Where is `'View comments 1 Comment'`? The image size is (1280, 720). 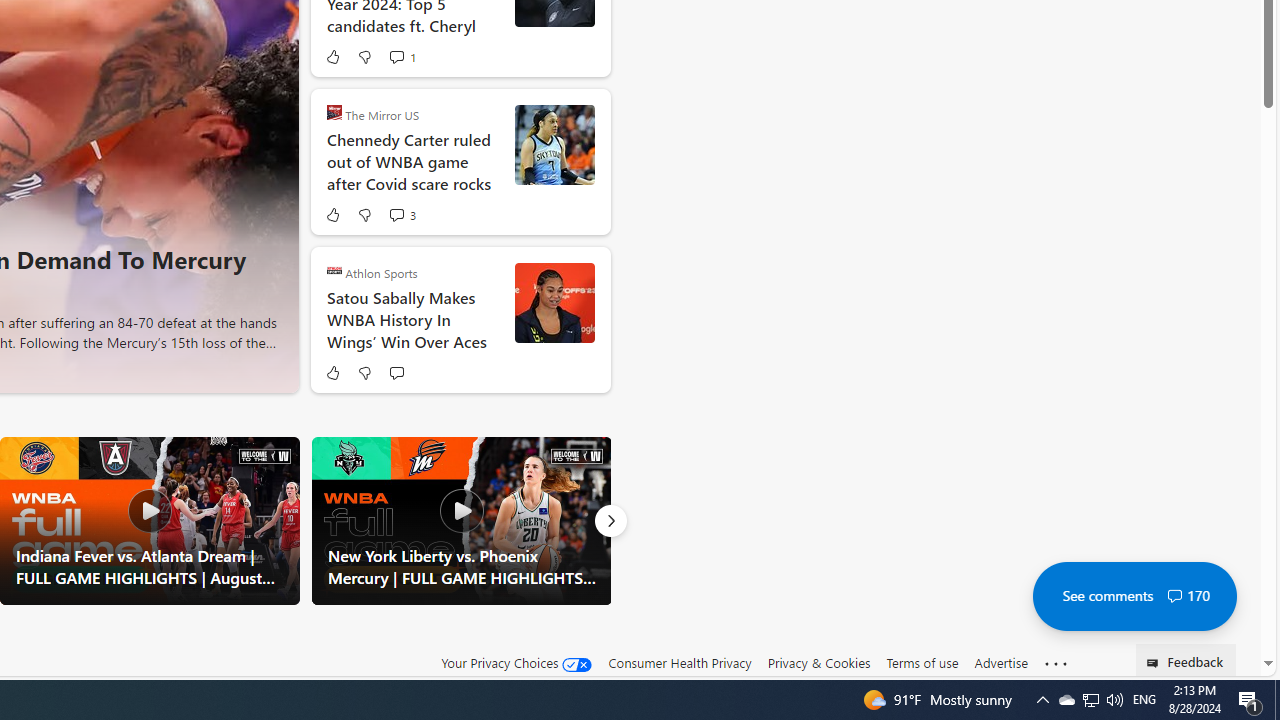 'View comments 1 Comment' is located at coordinates (396, 55).